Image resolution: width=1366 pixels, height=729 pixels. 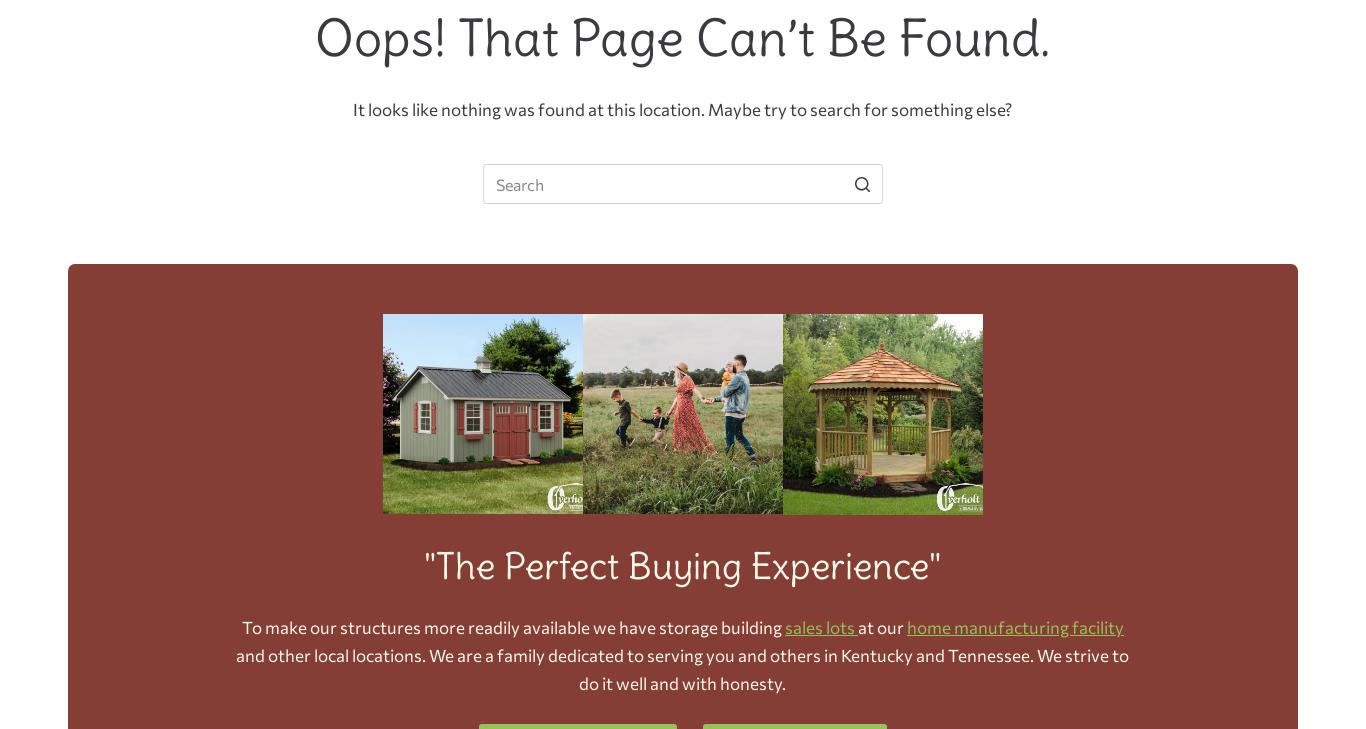 I want to click on '©2023 Overholt & Sons Inc | Website Design and SEO by', so click(x=554, y=382).